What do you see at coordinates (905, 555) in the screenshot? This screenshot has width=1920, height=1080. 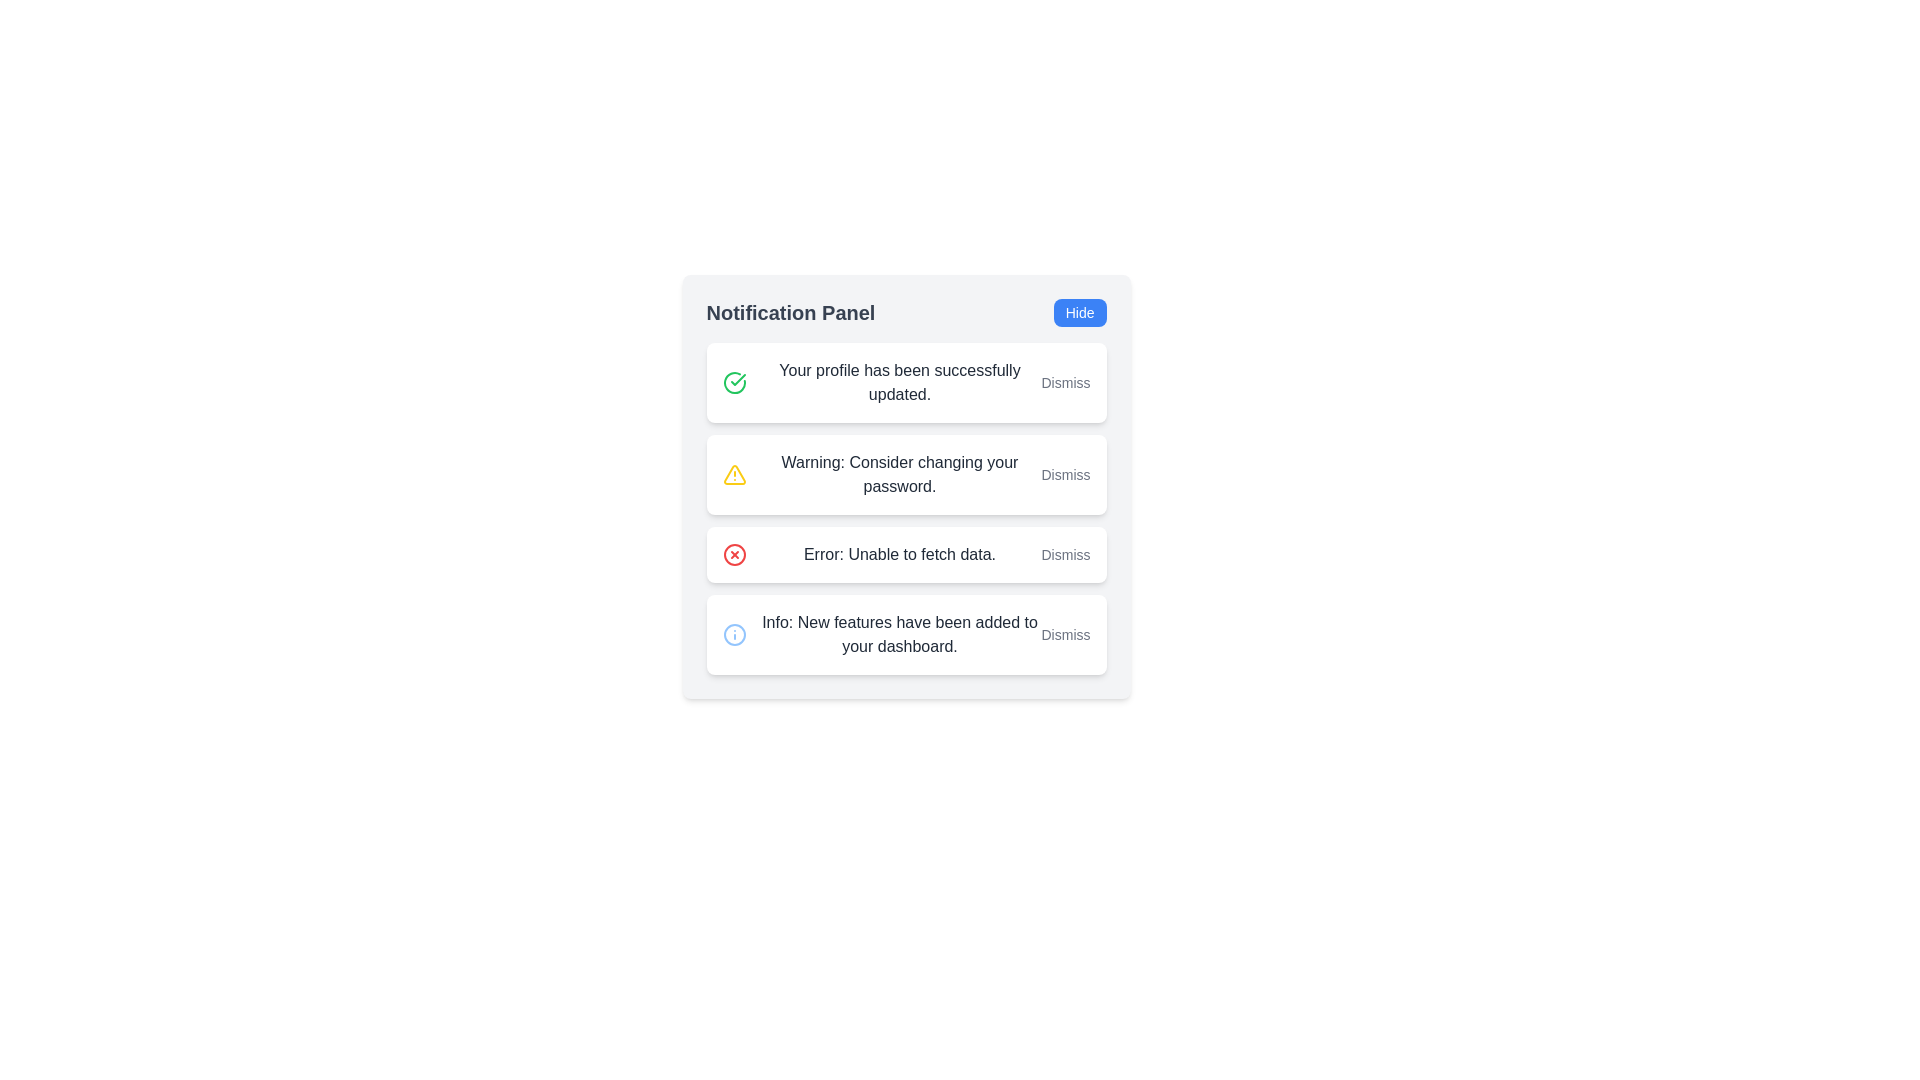 I see `the Notification alert box that displays the error message 'Error: Unable to fetch data.' and includes a 'Dismiss' link` at bounding box center [905, 555].